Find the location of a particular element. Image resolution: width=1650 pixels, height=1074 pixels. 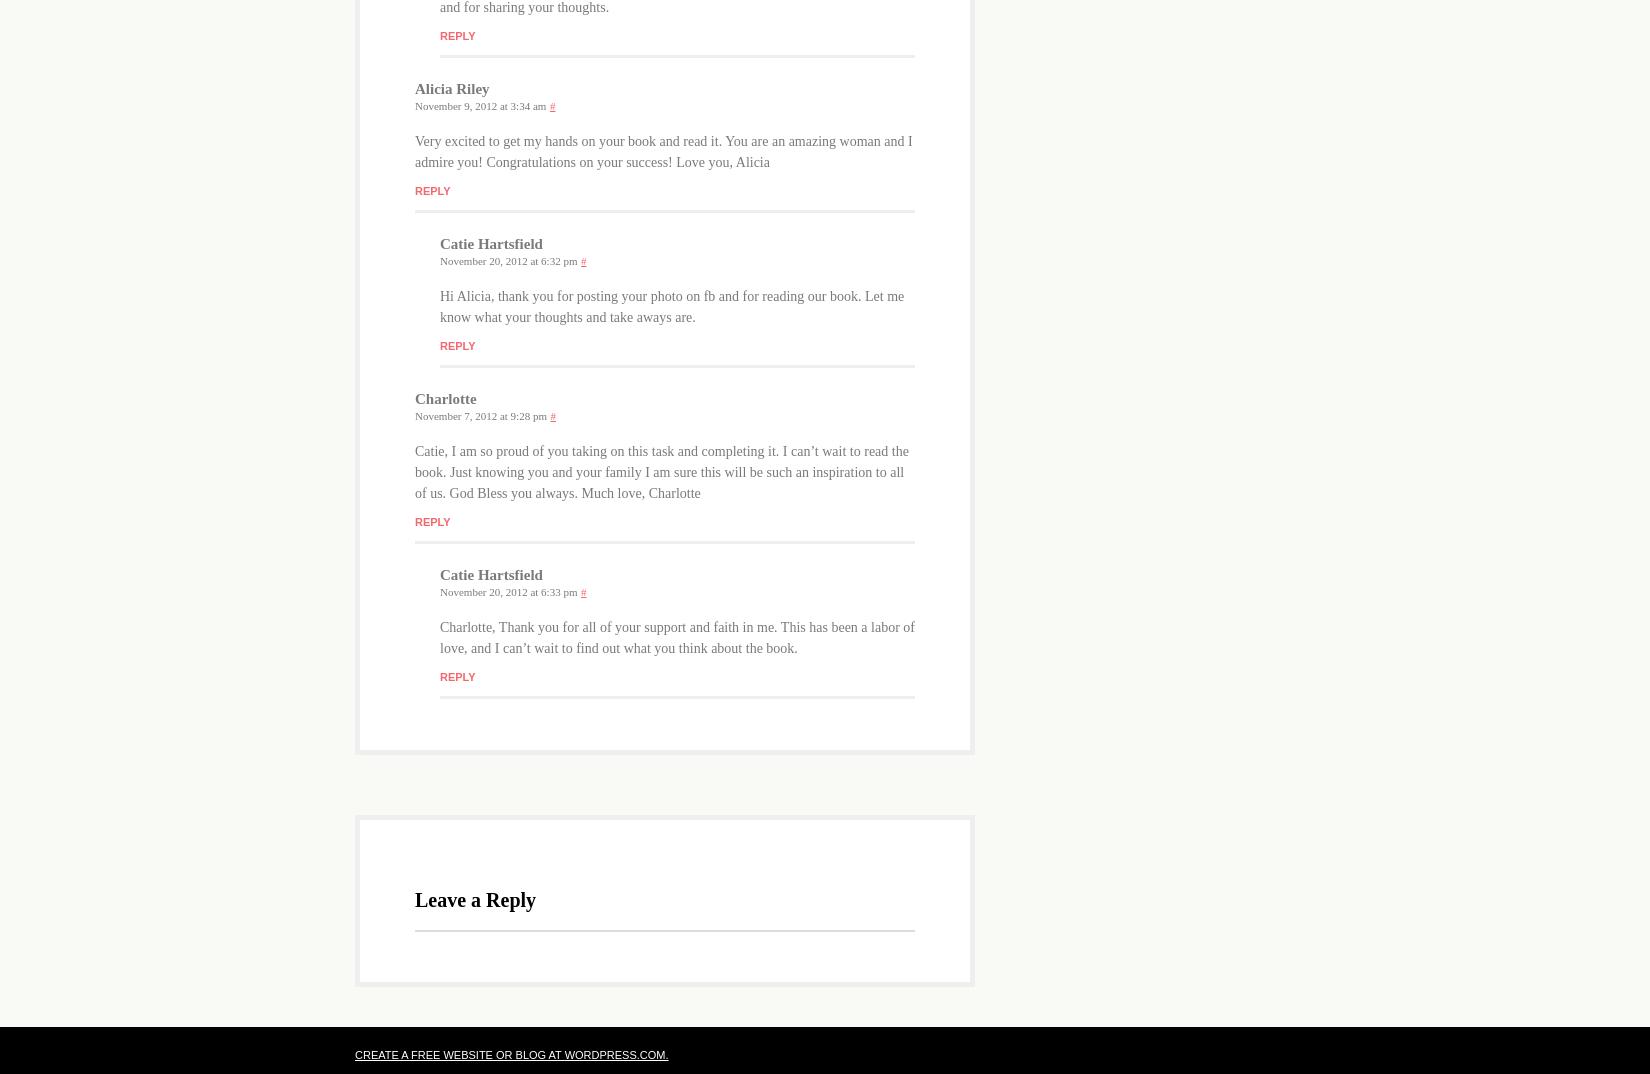

'November 20, 2012 at 6:33 pm' is located at coordinates (439, 590).